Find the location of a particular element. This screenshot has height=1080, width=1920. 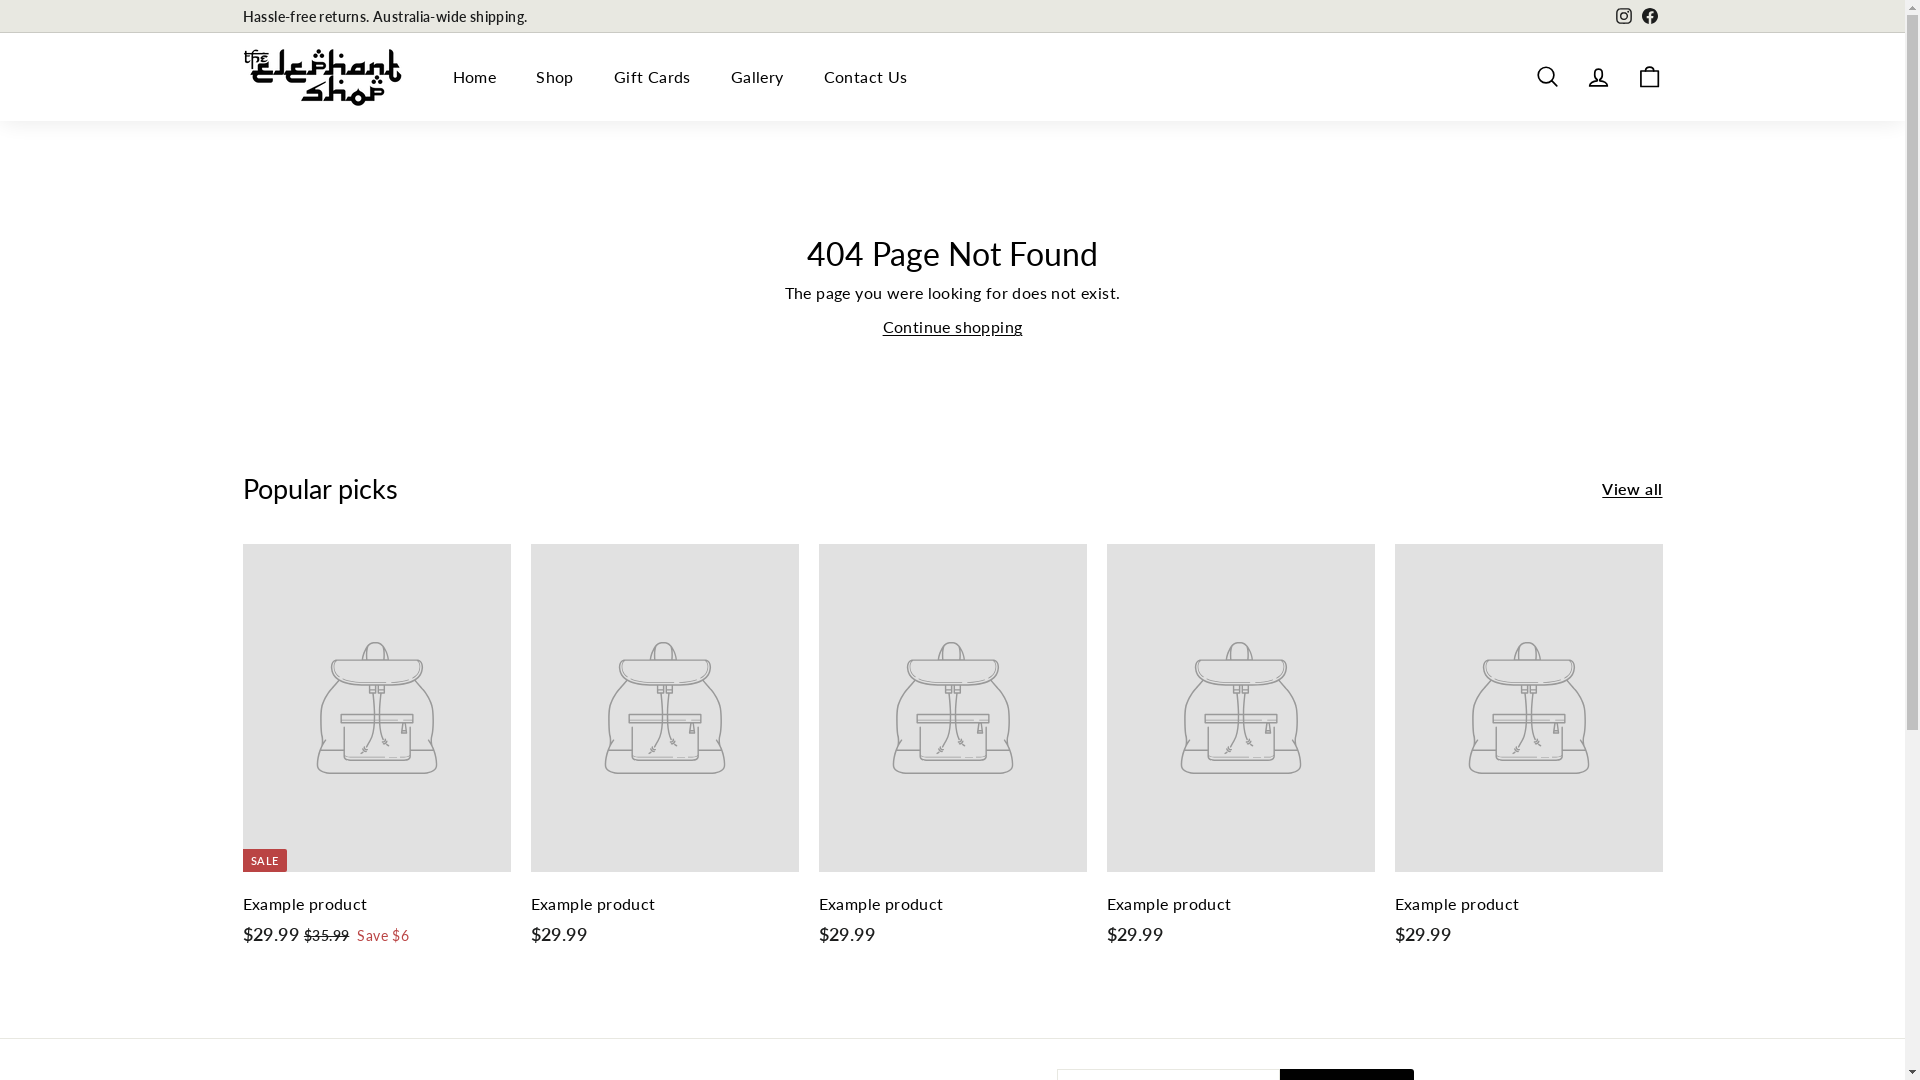

'Example product is located at coordinates (1526, 756).